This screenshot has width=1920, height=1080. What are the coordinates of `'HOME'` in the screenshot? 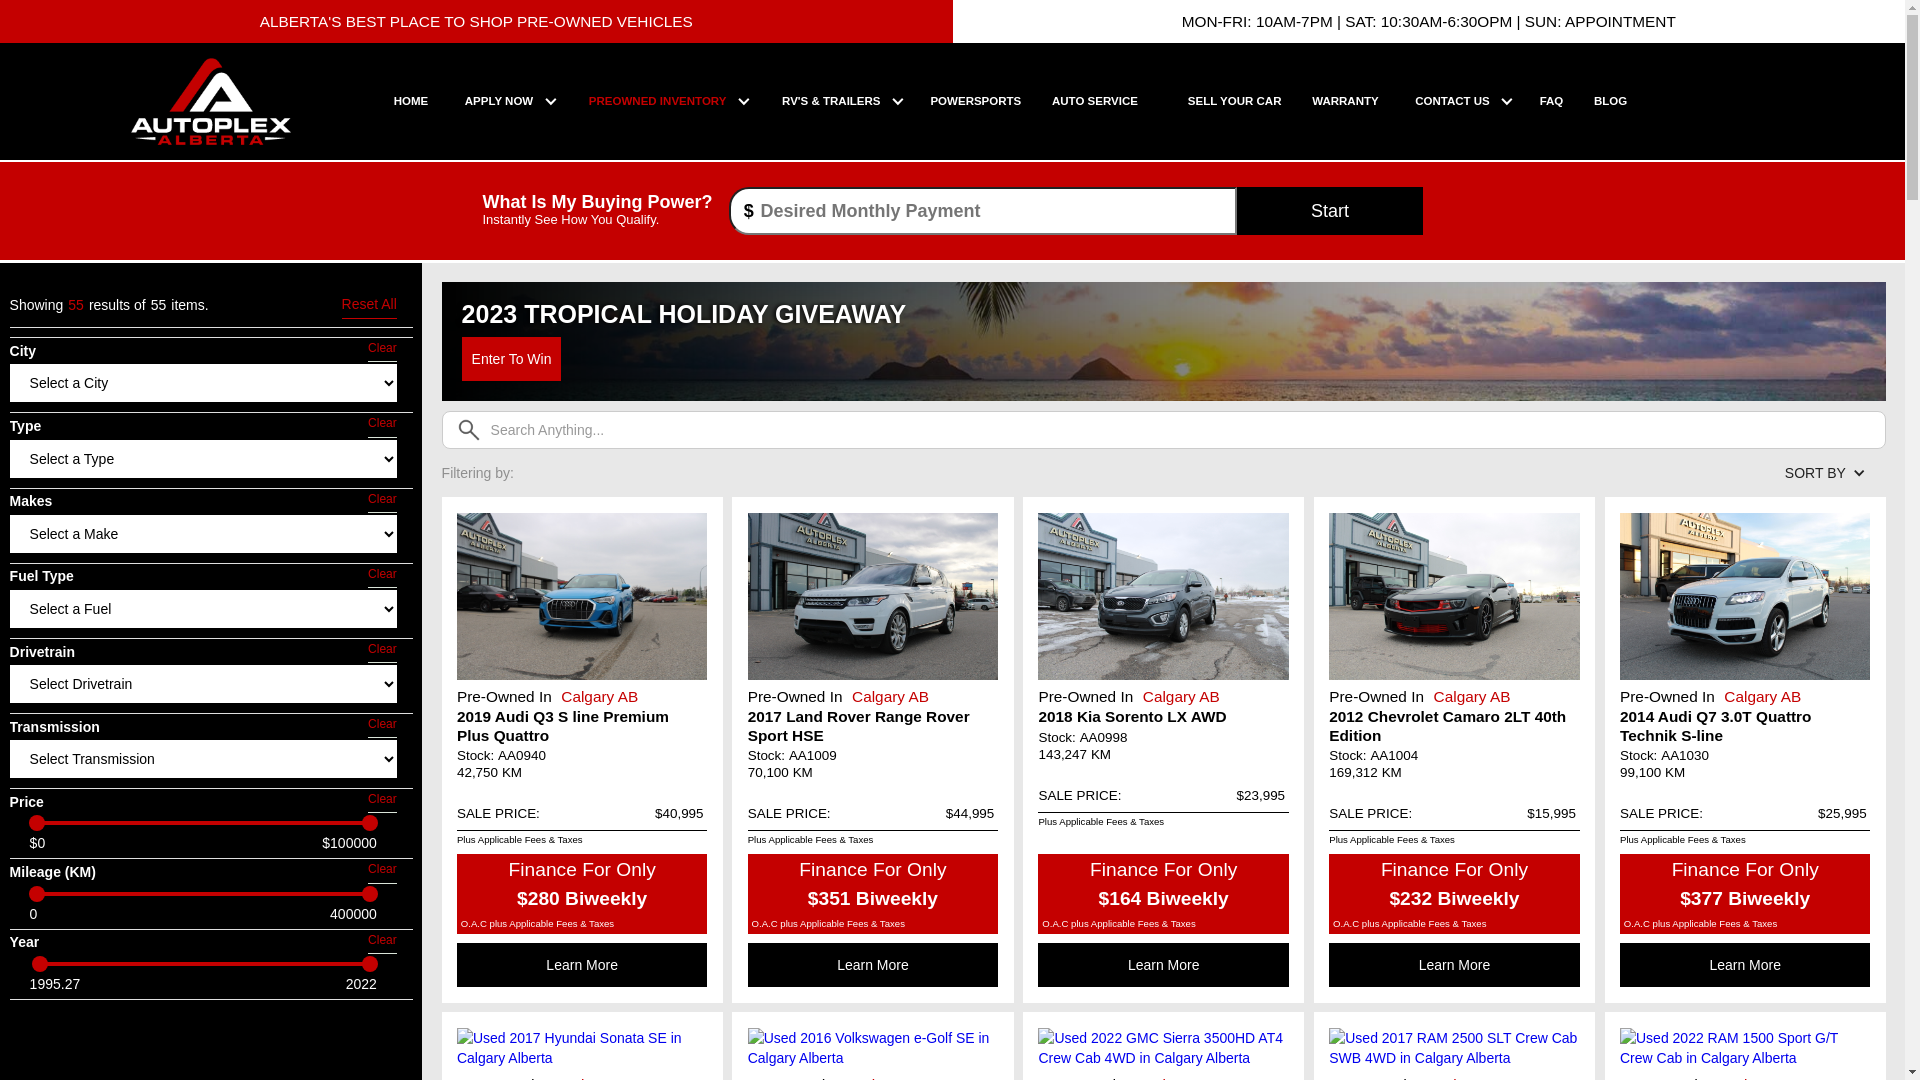 It's located at (410, 101).